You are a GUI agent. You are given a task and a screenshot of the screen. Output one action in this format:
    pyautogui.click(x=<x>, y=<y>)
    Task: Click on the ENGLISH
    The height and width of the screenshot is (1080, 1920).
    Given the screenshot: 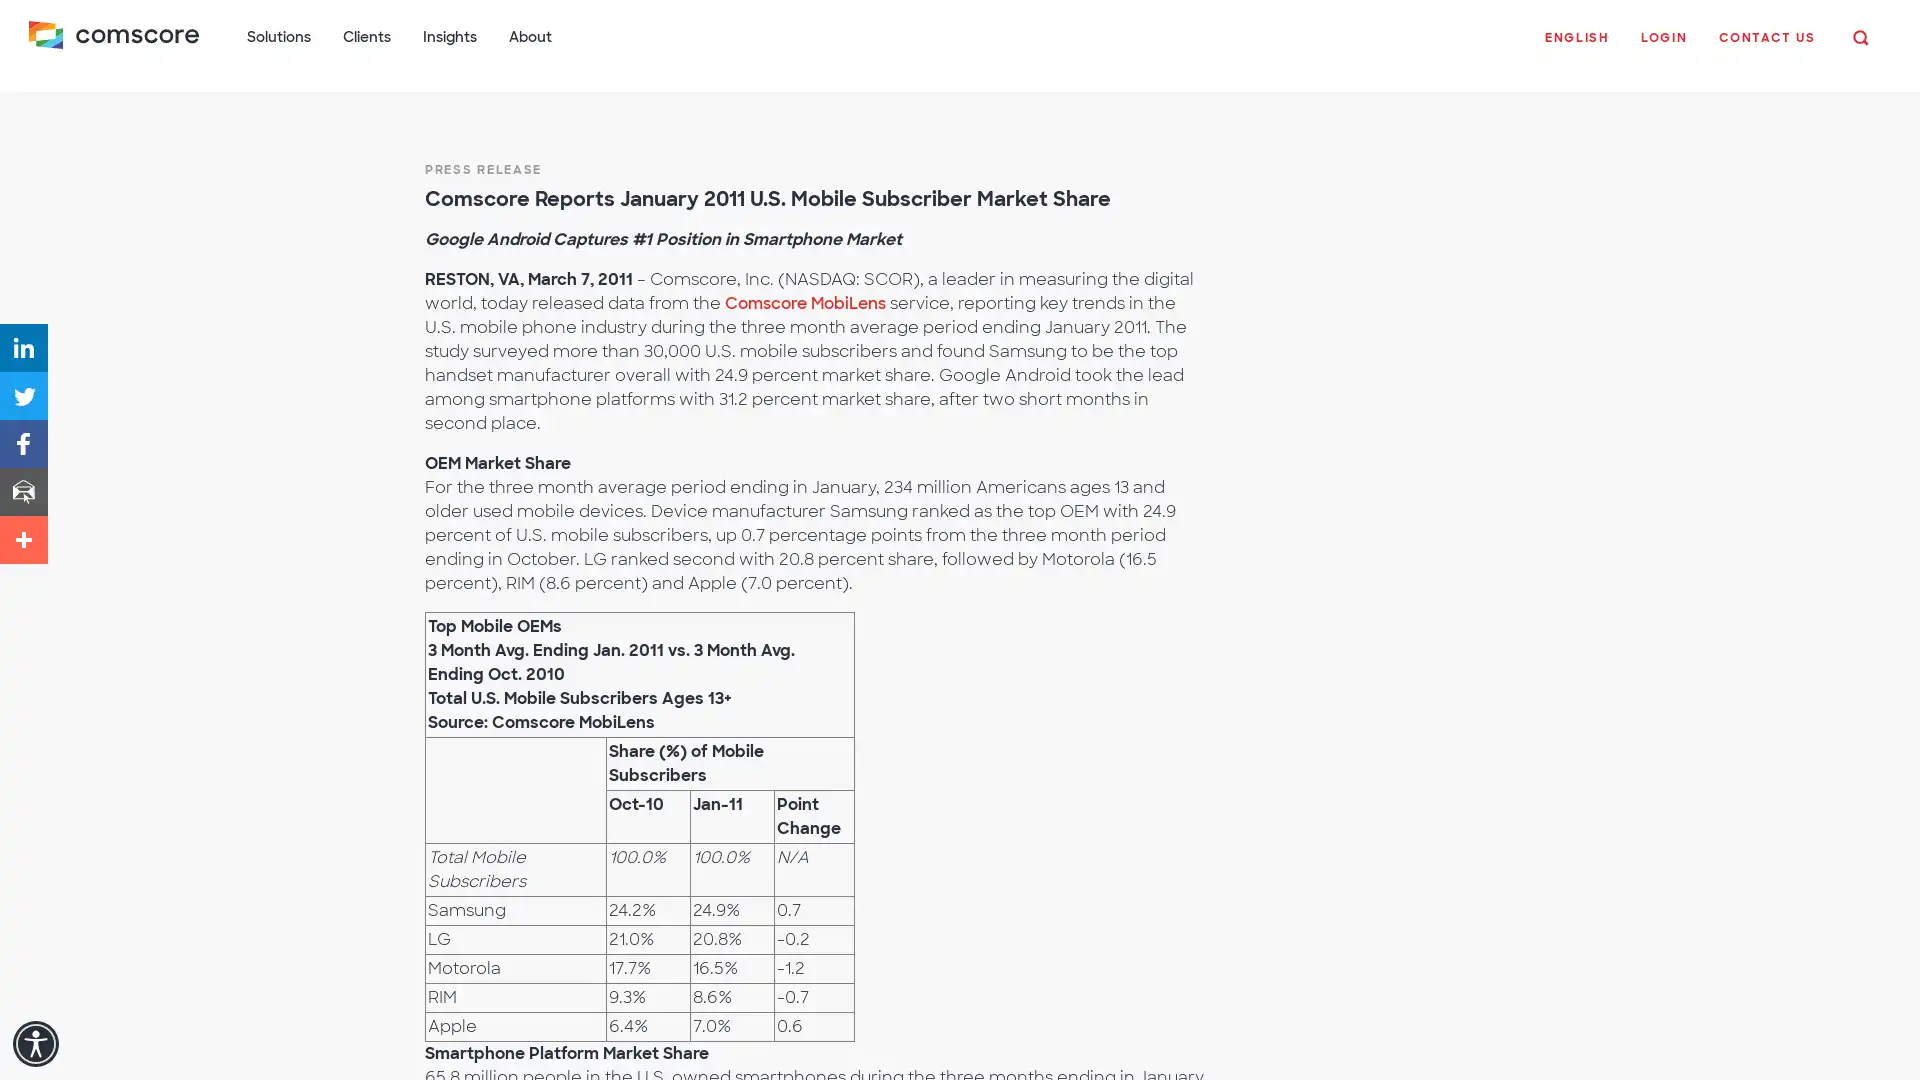 What is the action you would take?
    pyautogui.click(x=1572, y=48)
    